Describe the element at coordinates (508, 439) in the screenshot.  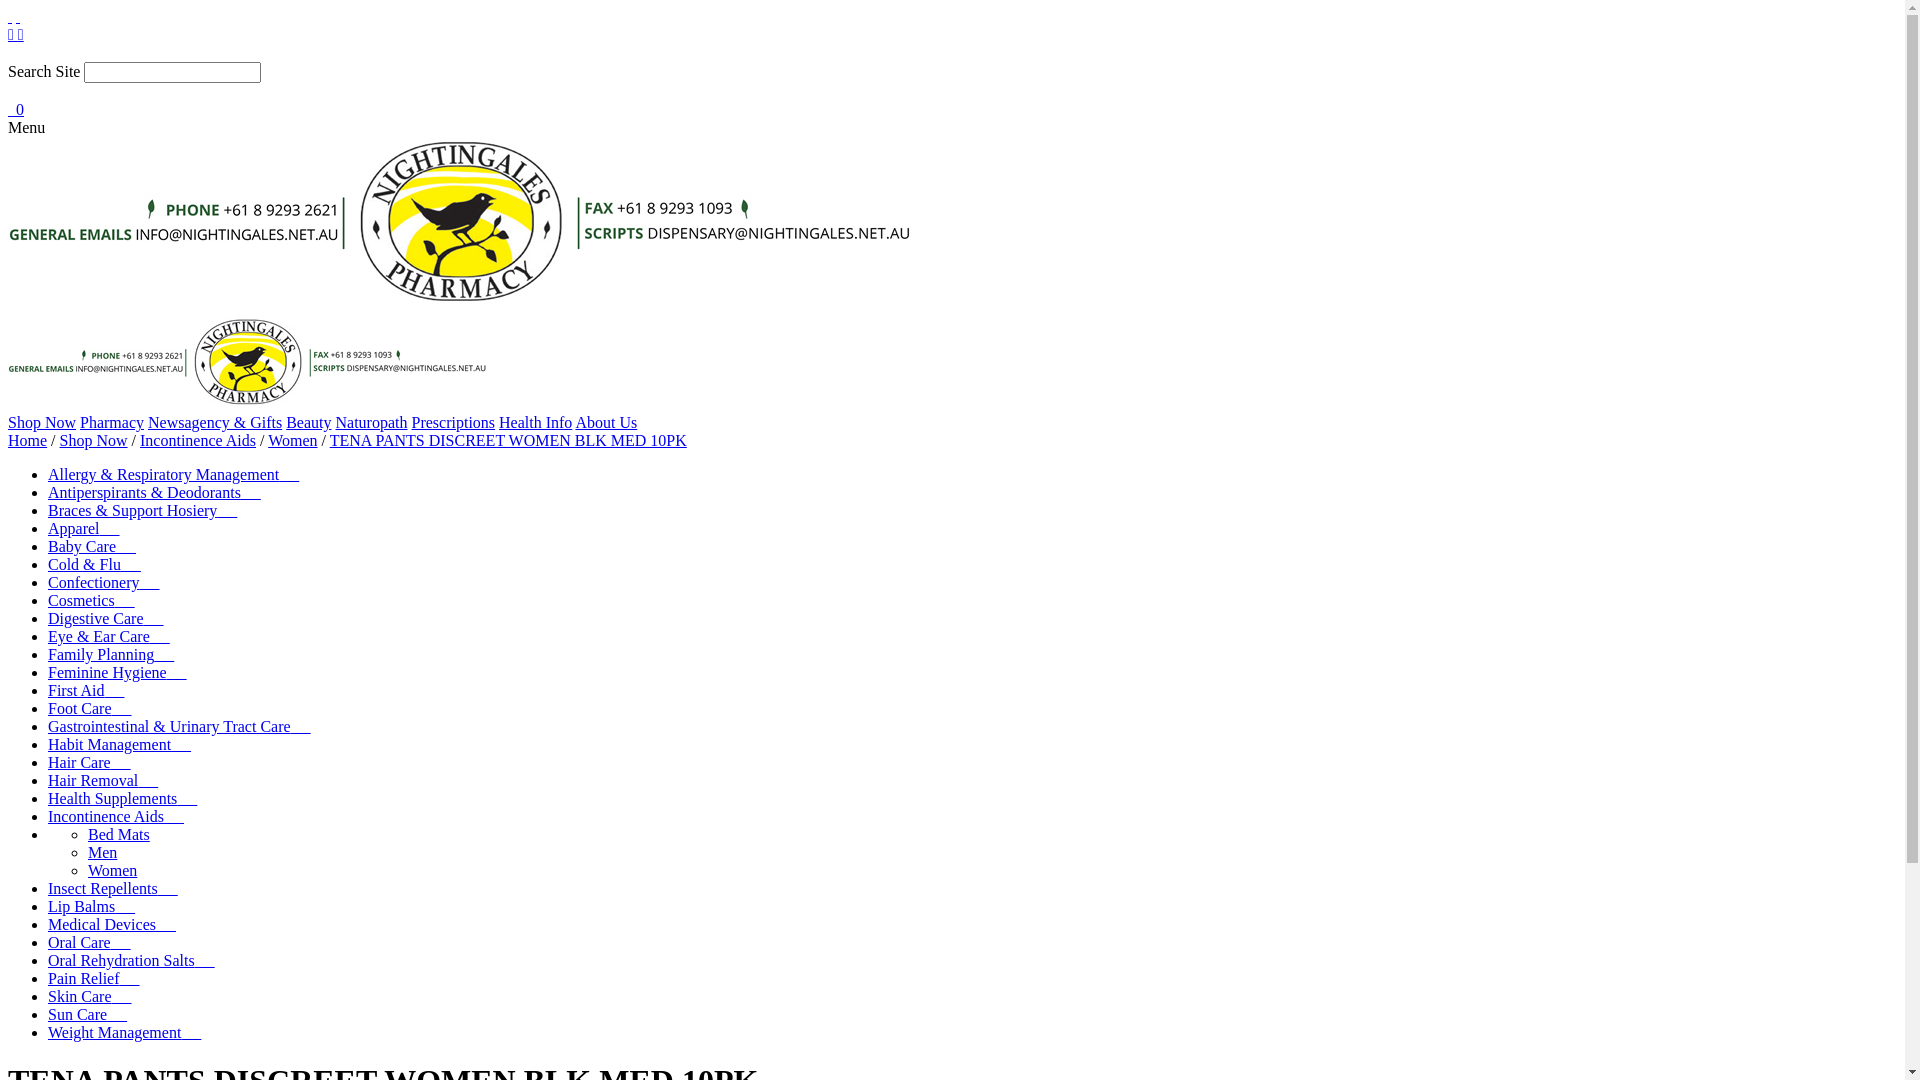
I see `'TENA PANTS DISCREET WOMEN BLK MED 10PK'` at that location.